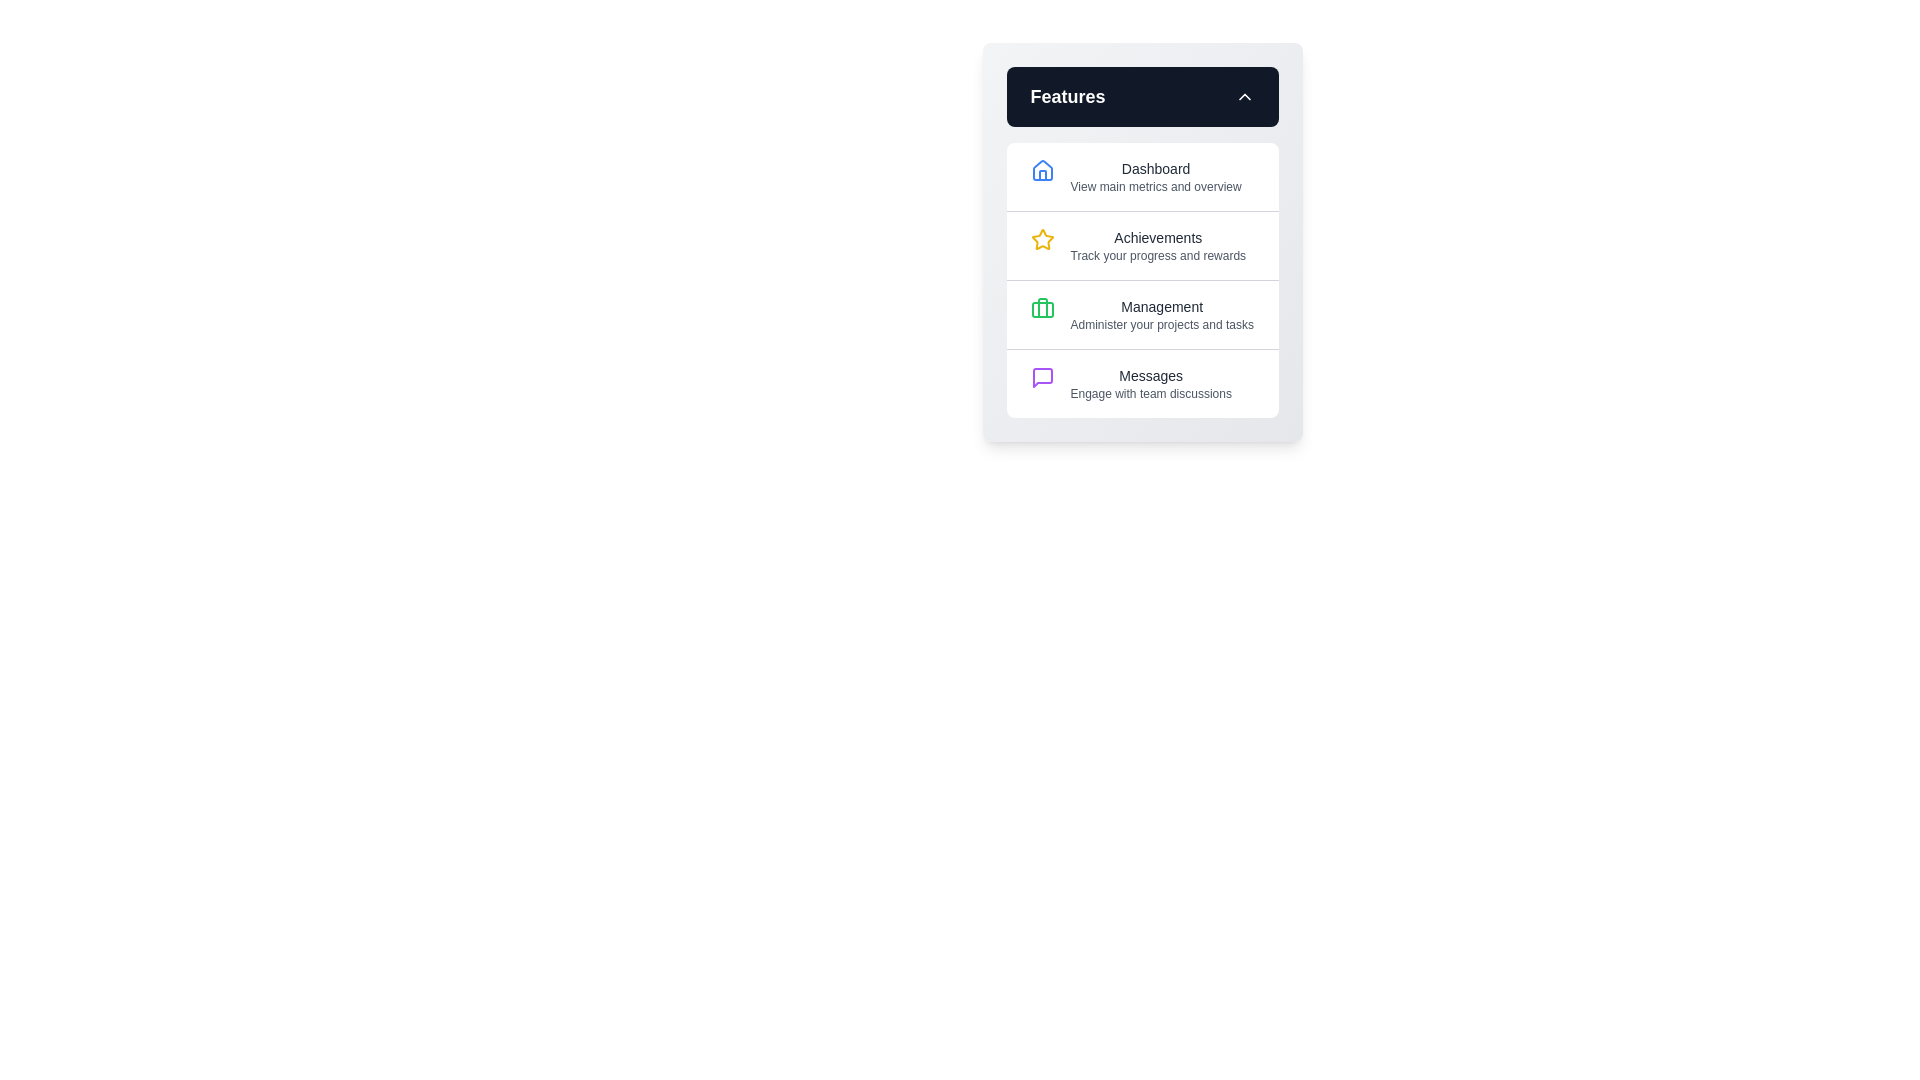 The height and width of the screenshot is (1080, 1920). I want to click on the 'Achievements' icon, which is visually representative of the 'Achievements' section and is located adjacent to the descriptive text in the vertical list, so click(1041, 238).